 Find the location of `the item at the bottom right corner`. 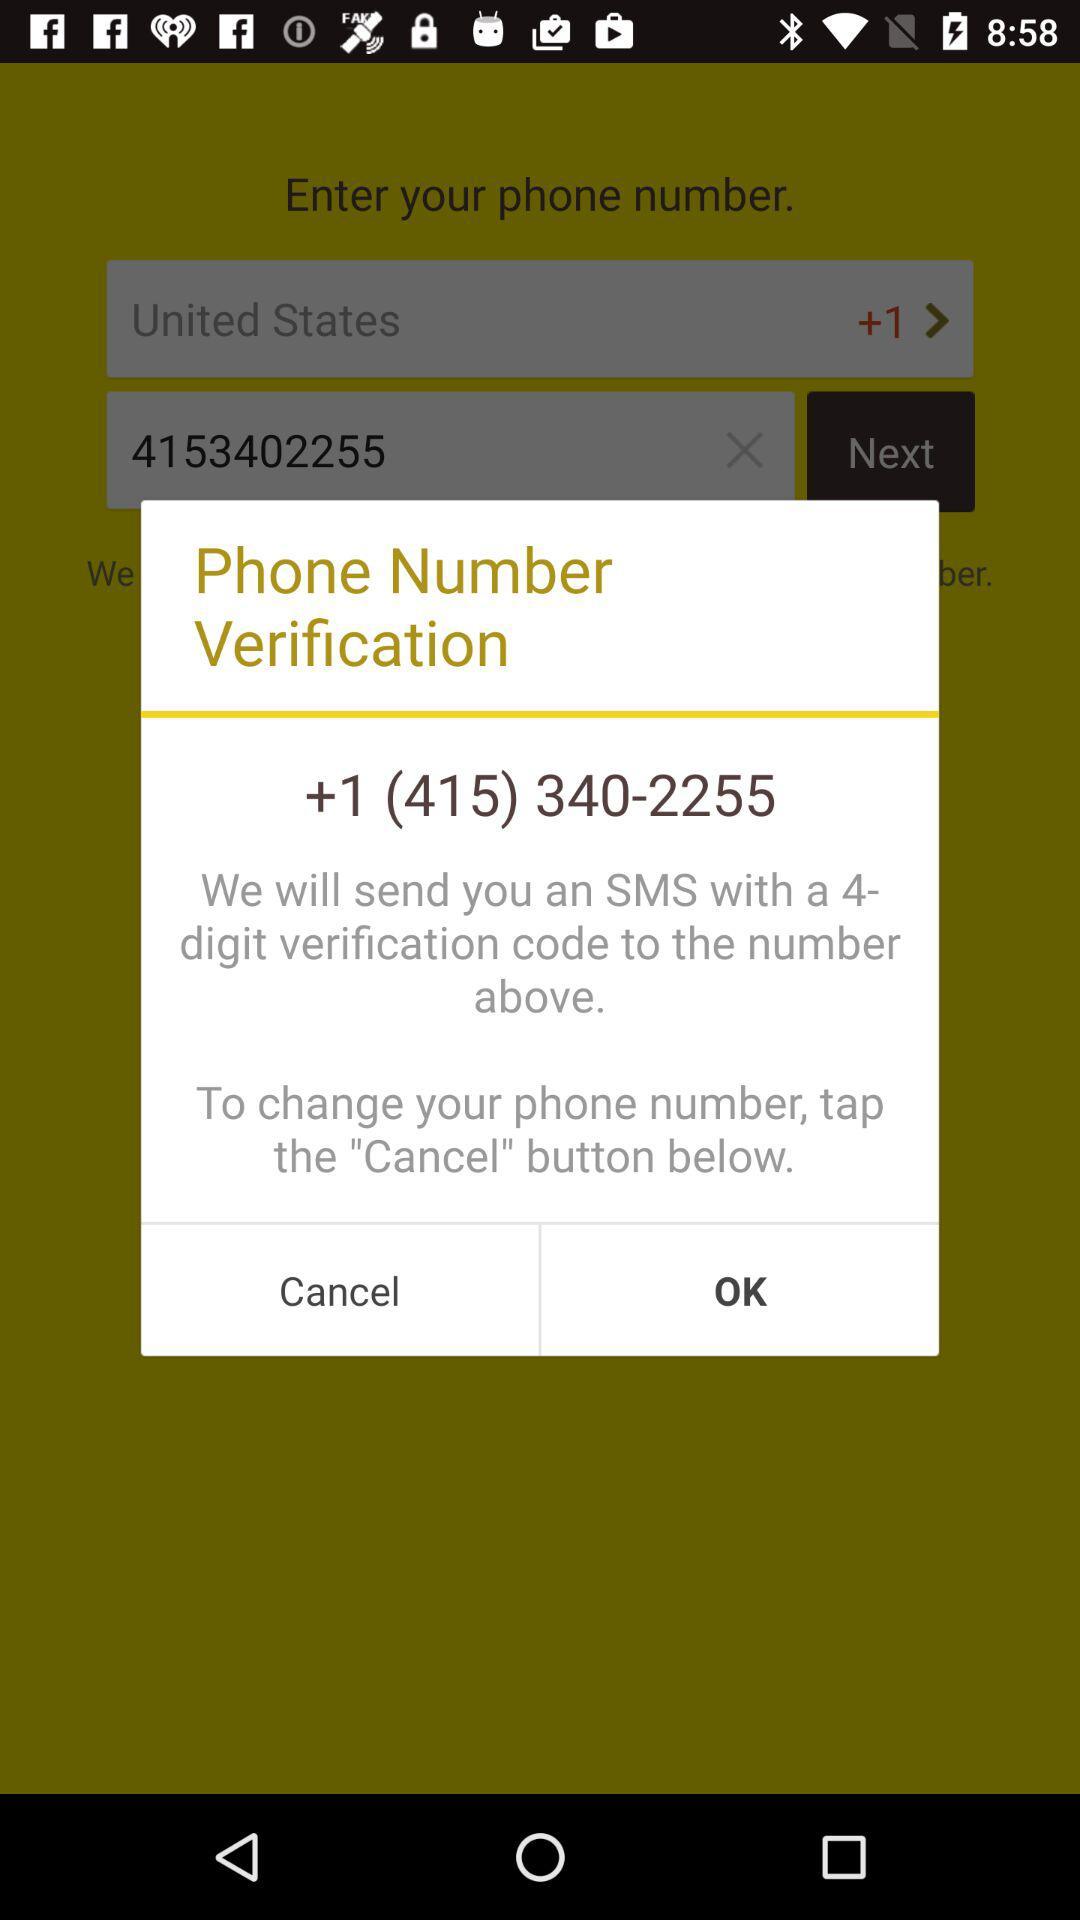

the item at the bottom right corner is located at coordinates (740, 1290).